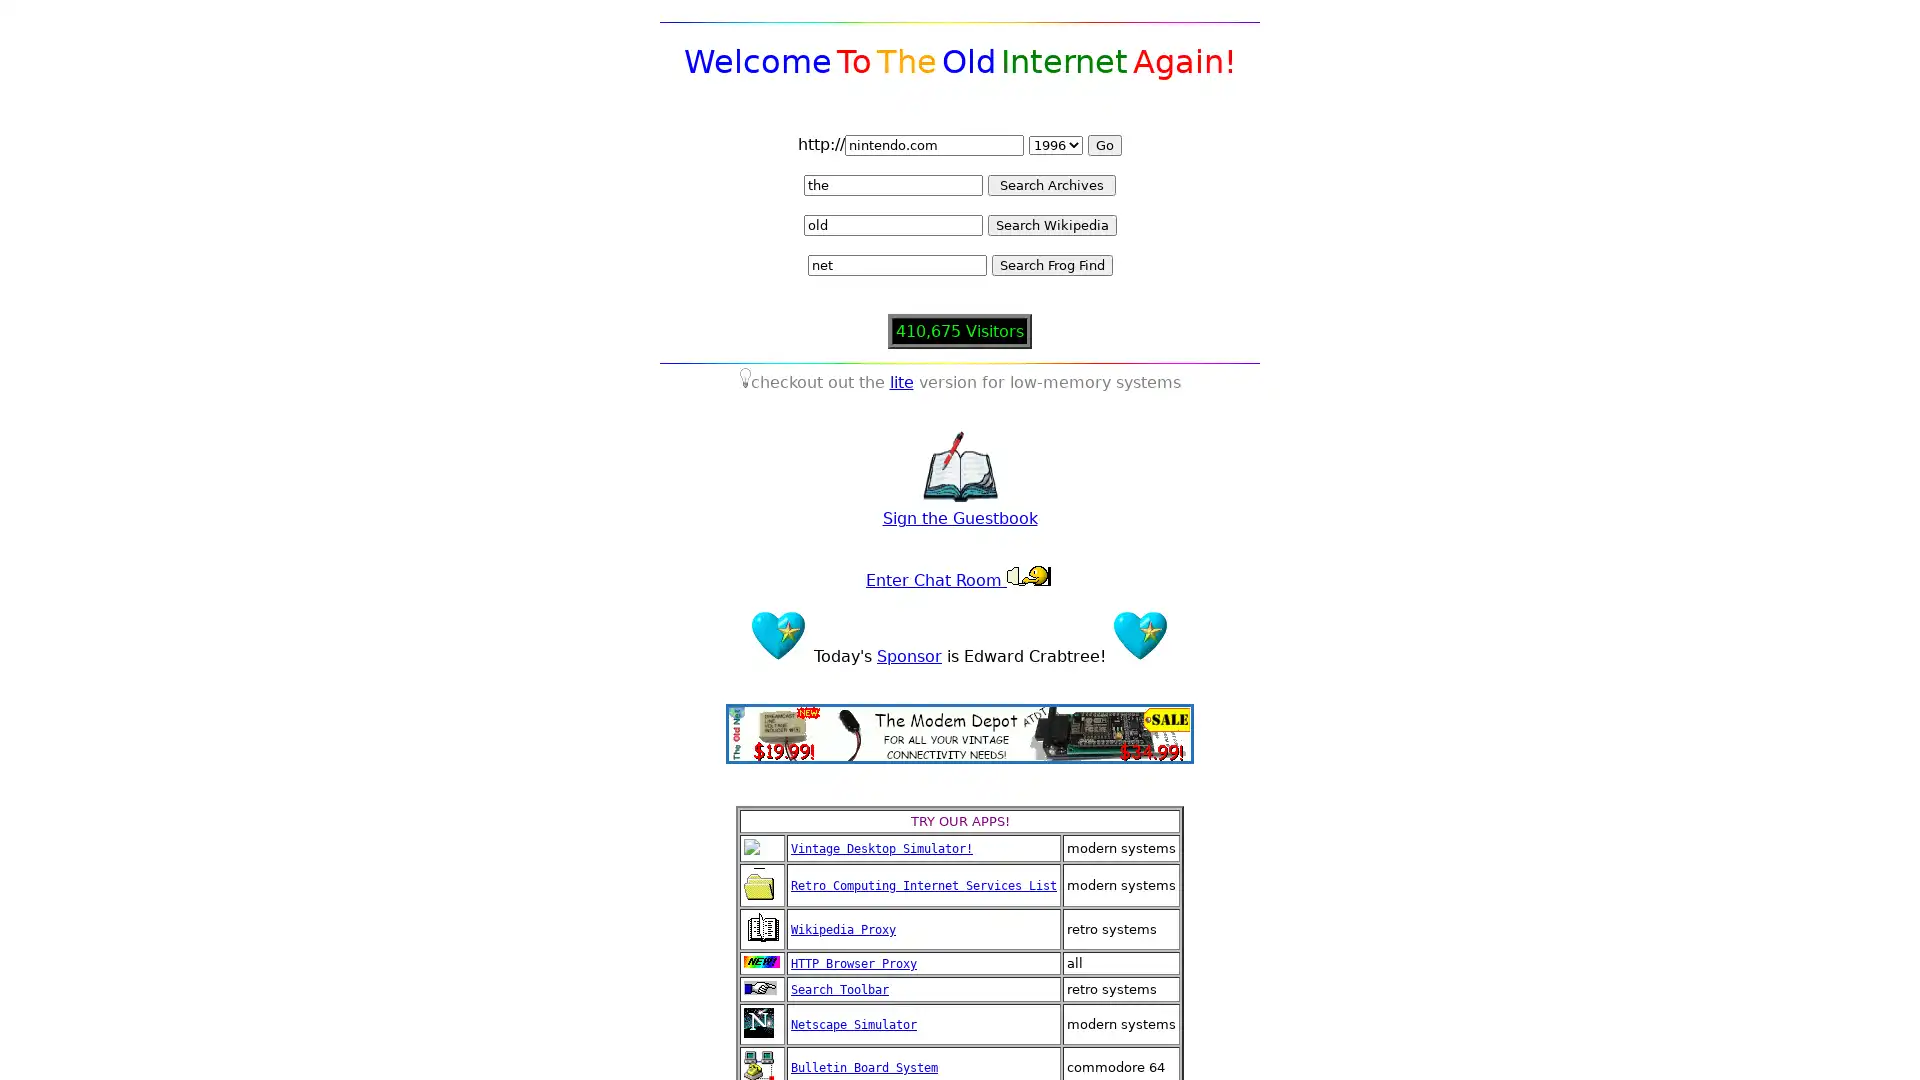 The width and height of the screenshot is (1920, 1080). I want to click on Go, so click(1103, 144).